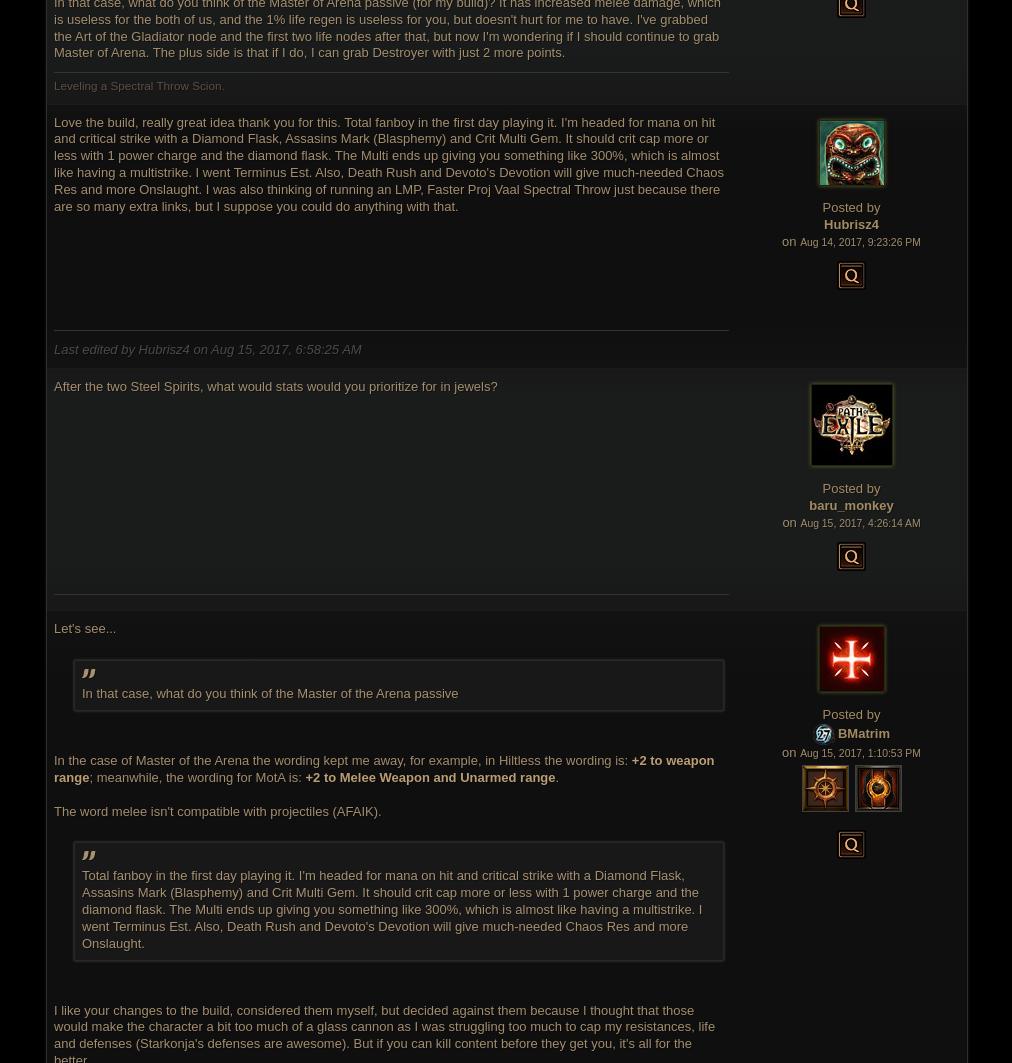 This screenshot has width=1012, height=1063. What do you see at coordinates (383, 767) in the screenshot?
I see `'+2 to weapon range'` at bounding box center [383, 767].